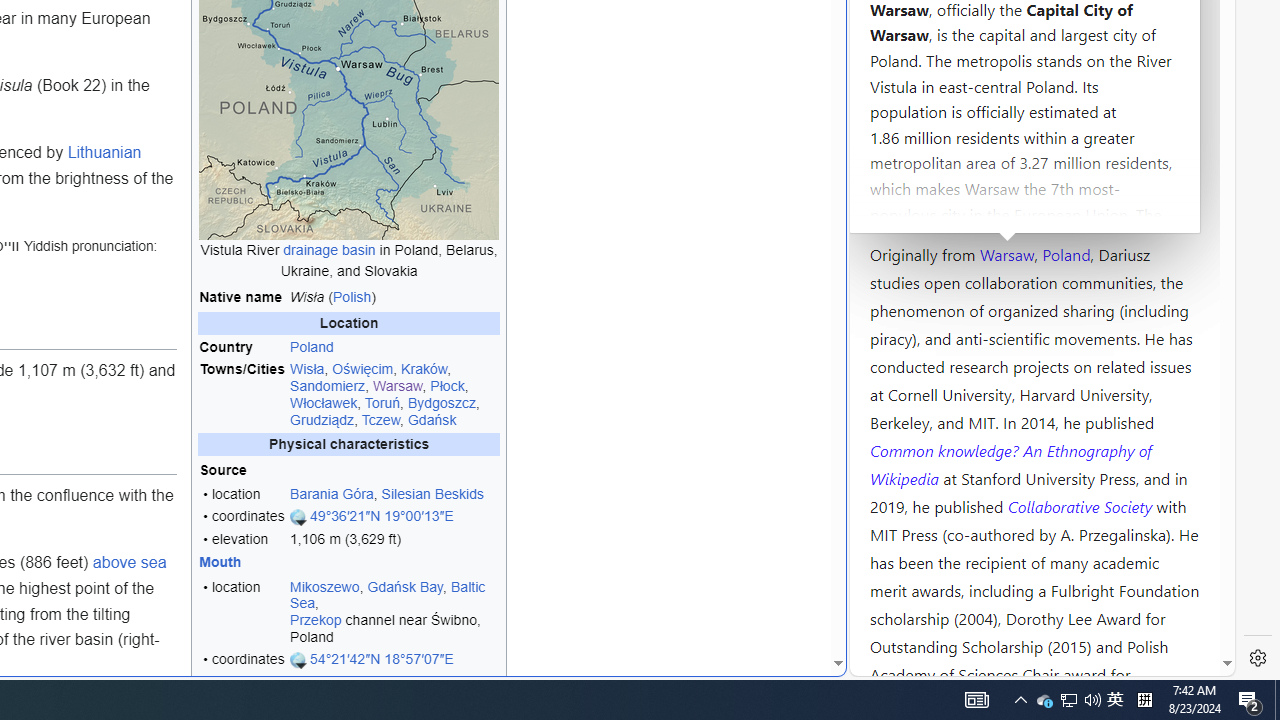  I want to click on 'Sandomierz', so click(327, 385).